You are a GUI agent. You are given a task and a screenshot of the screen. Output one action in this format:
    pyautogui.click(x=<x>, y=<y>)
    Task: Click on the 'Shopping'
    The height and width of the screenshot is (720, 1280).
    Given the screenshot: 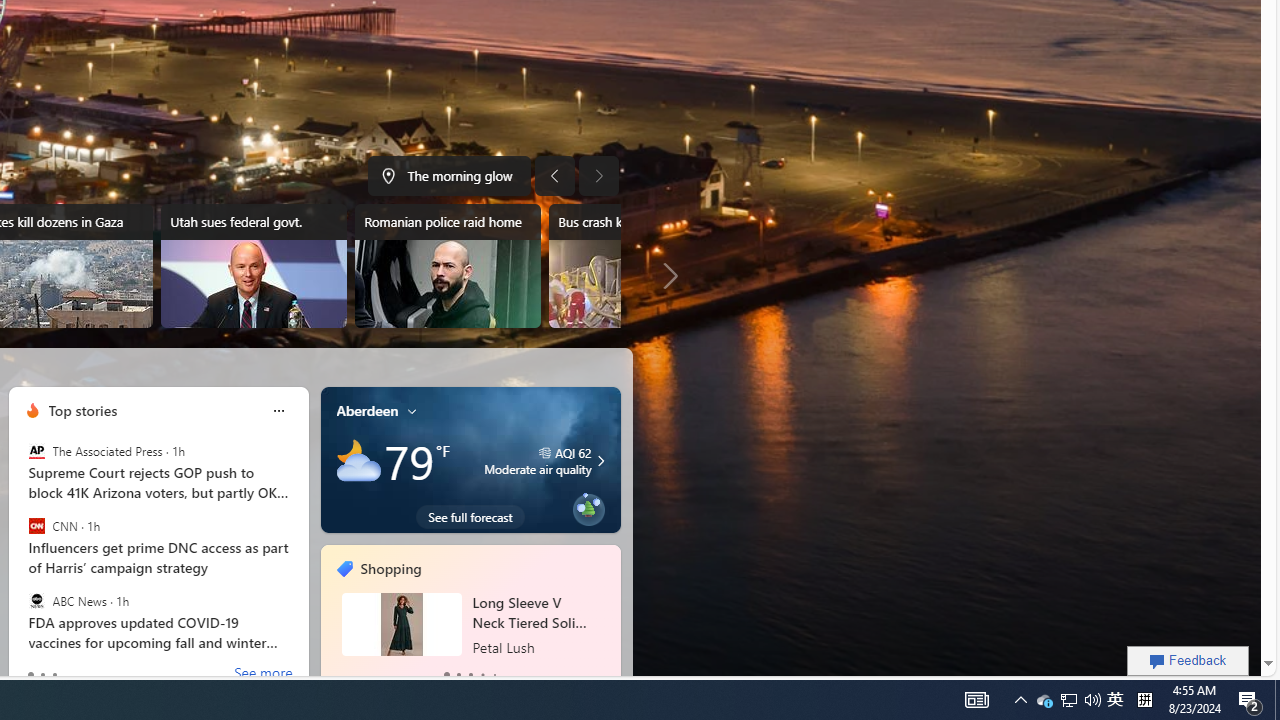 What is the action you would take?
    pyautogui.click(x=391, y=569)
    